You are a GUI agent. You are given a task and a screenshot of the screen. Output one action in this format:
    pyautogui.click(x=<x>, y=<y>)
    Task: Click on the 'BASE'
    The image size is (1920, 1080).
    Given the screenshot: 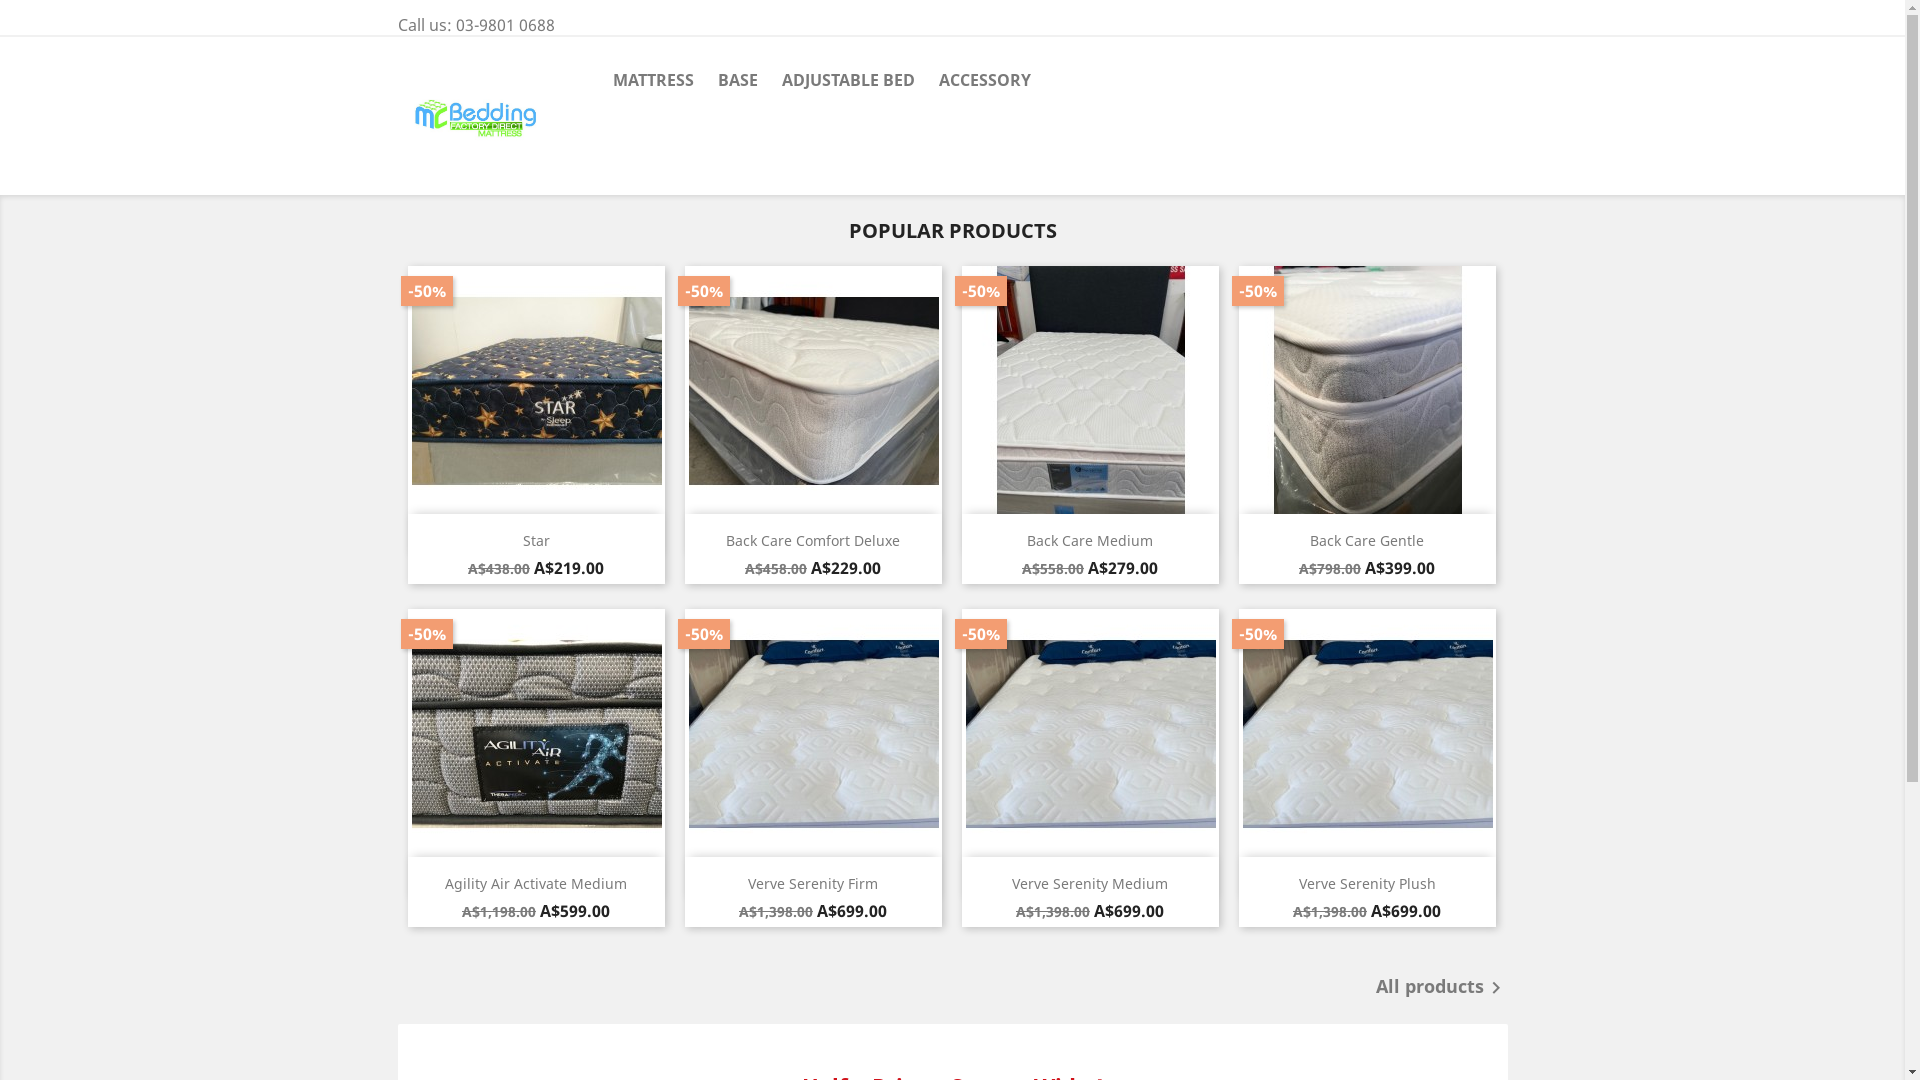 What is the action you would take?
    pyautogui.click(x=737, y=80)
    